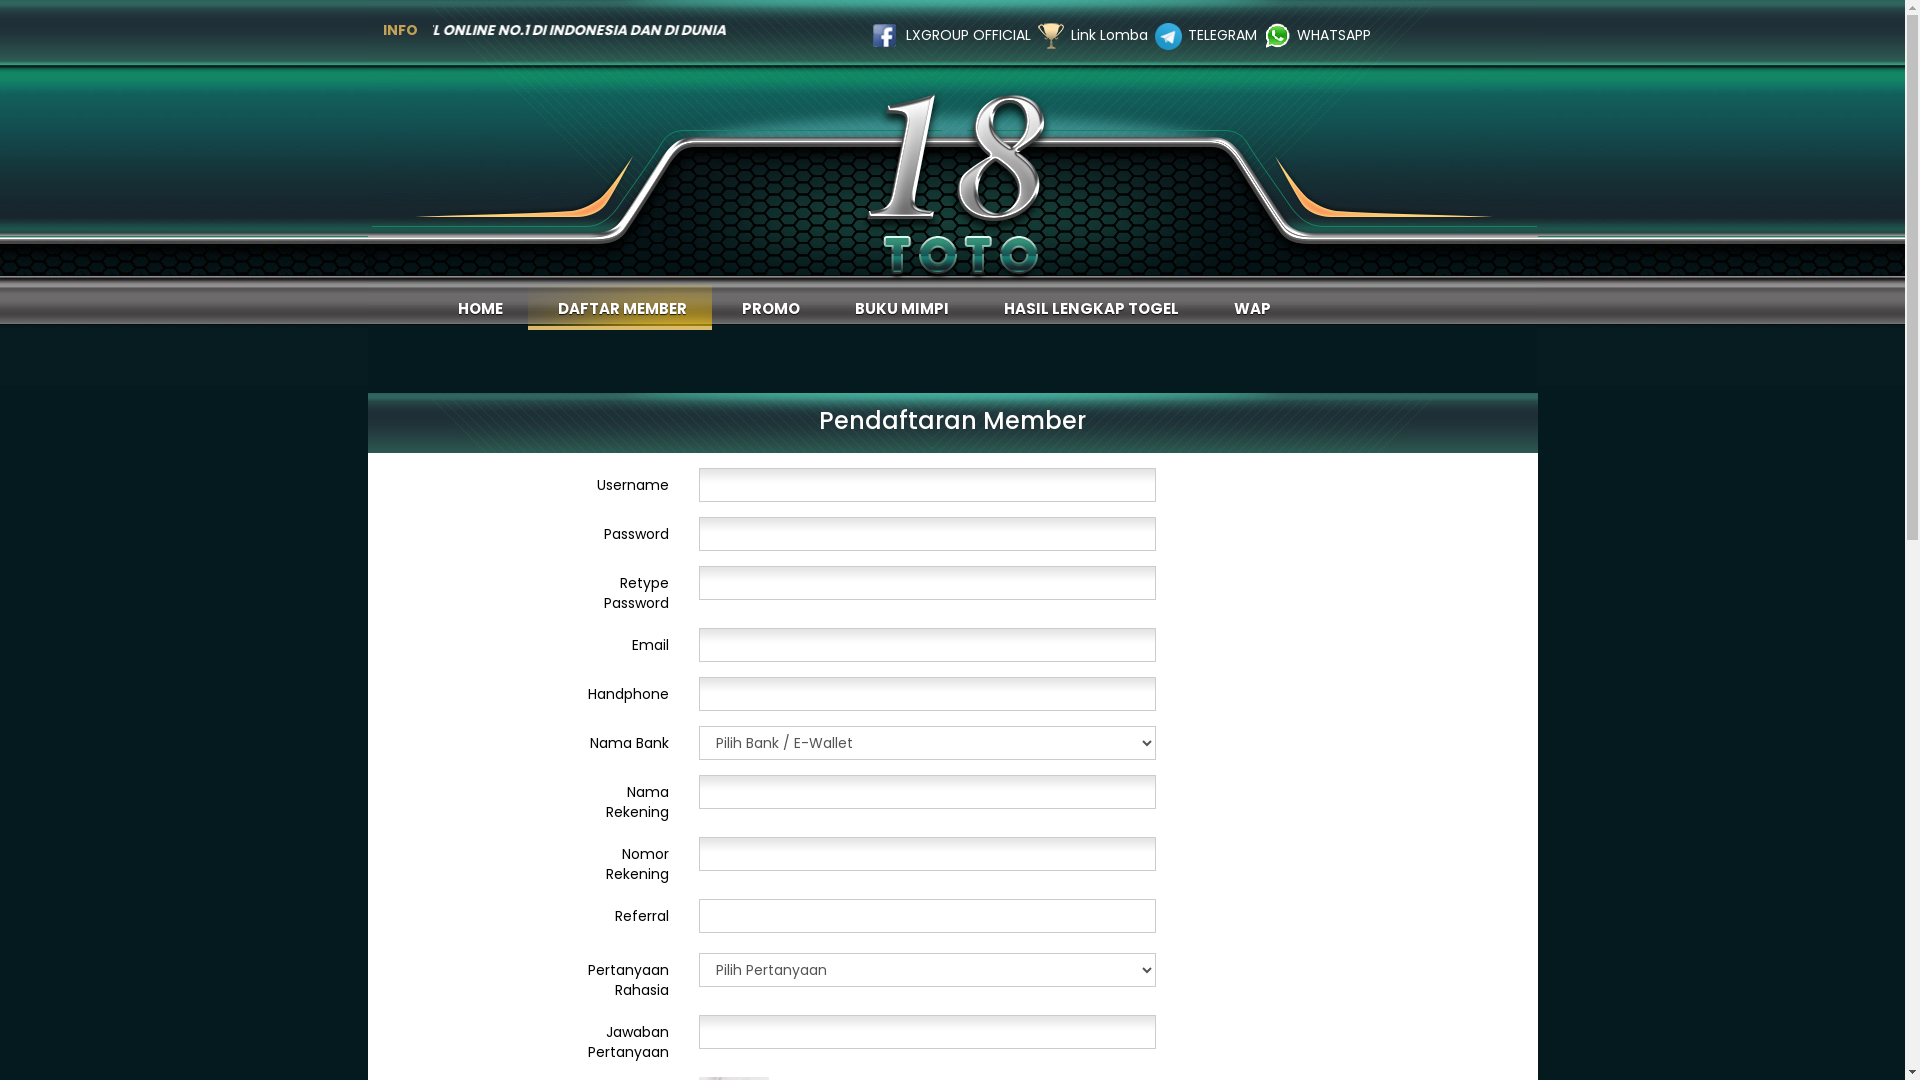  I want to click on 'BUKU MIMPI', so click(897, 307).